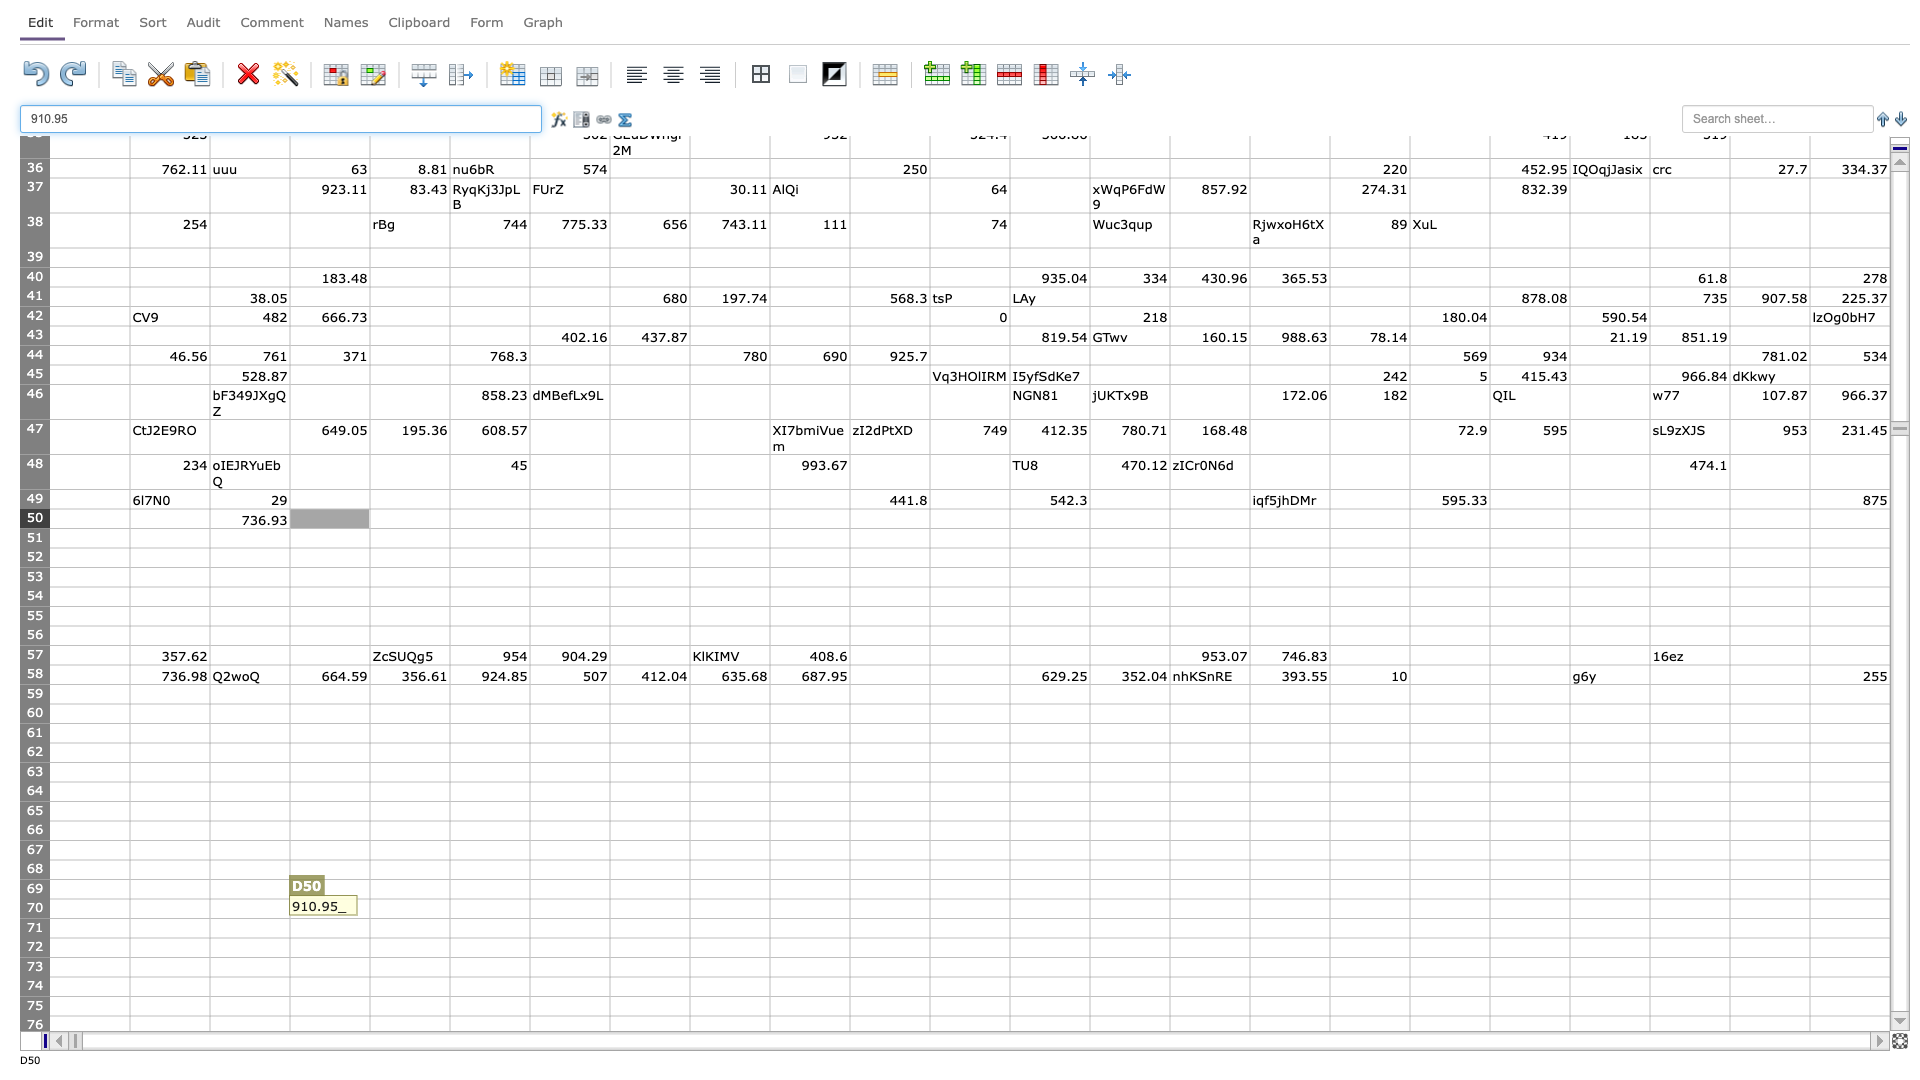  What do you see at coordinates (608, 918) in the screenshot?
I see `fill handle of G70` at bounding box center [608, 918].